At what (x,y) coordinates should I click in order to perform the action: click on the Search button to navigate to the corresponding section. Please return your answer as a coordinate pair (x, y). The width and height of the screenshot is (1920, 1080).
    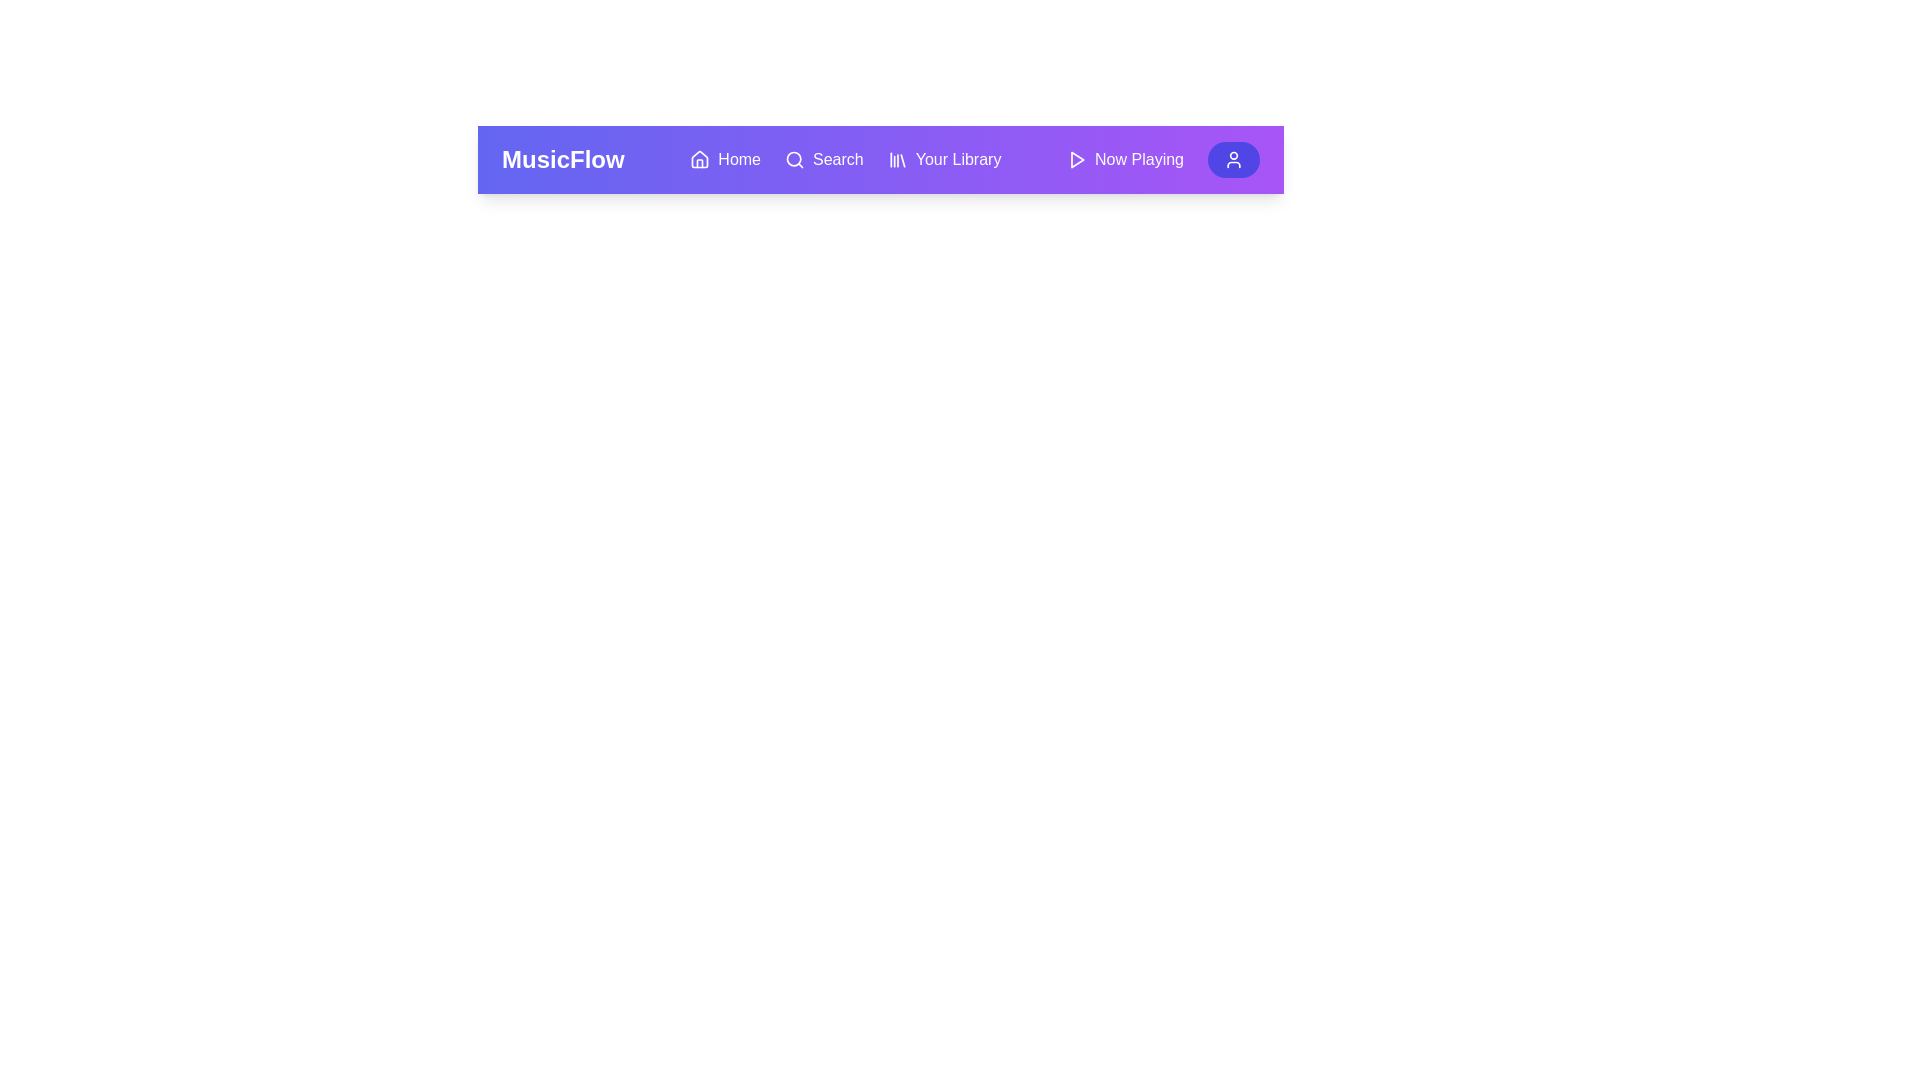
    Looking at the image, I should click on (824, 158).